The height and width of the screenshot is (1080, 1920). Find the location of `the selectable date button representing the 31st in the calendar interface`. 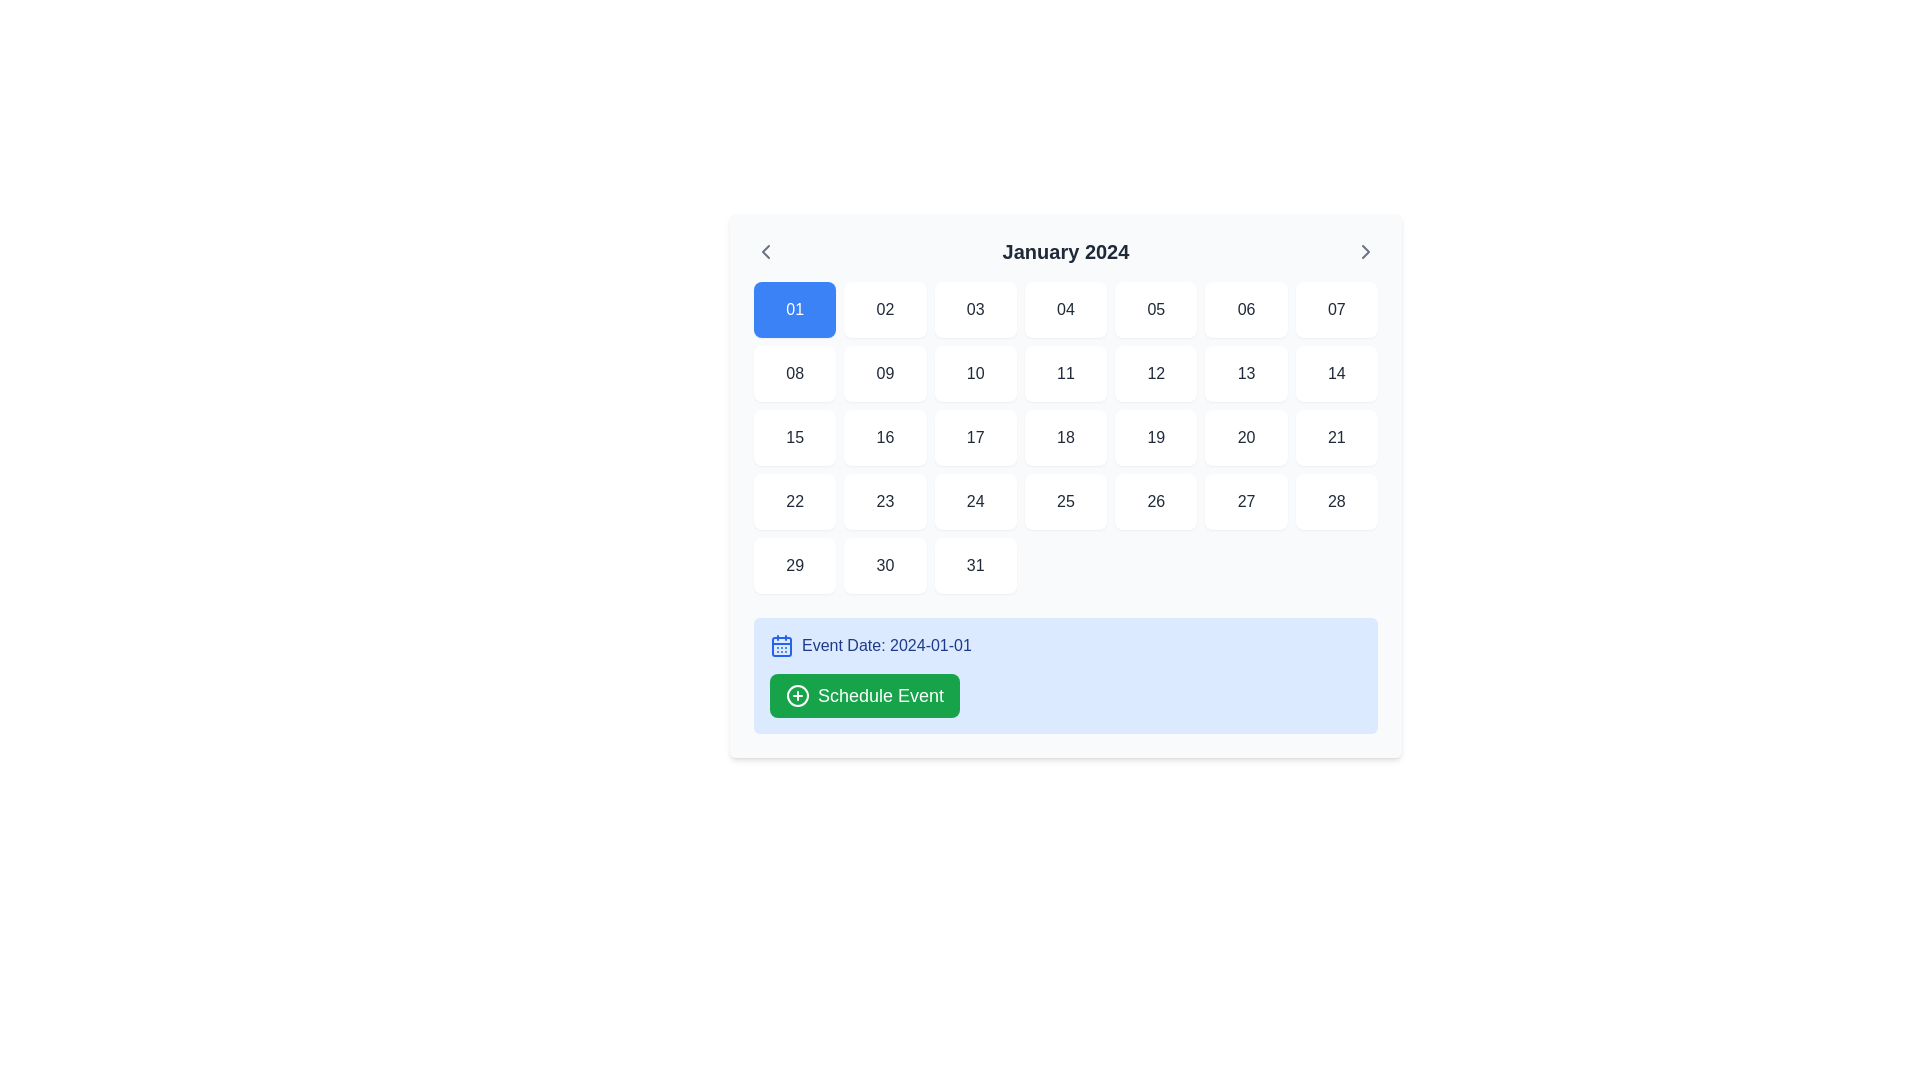

the selectable date button representing the 31st in the calendar interface is located at coordinates (975, 566).